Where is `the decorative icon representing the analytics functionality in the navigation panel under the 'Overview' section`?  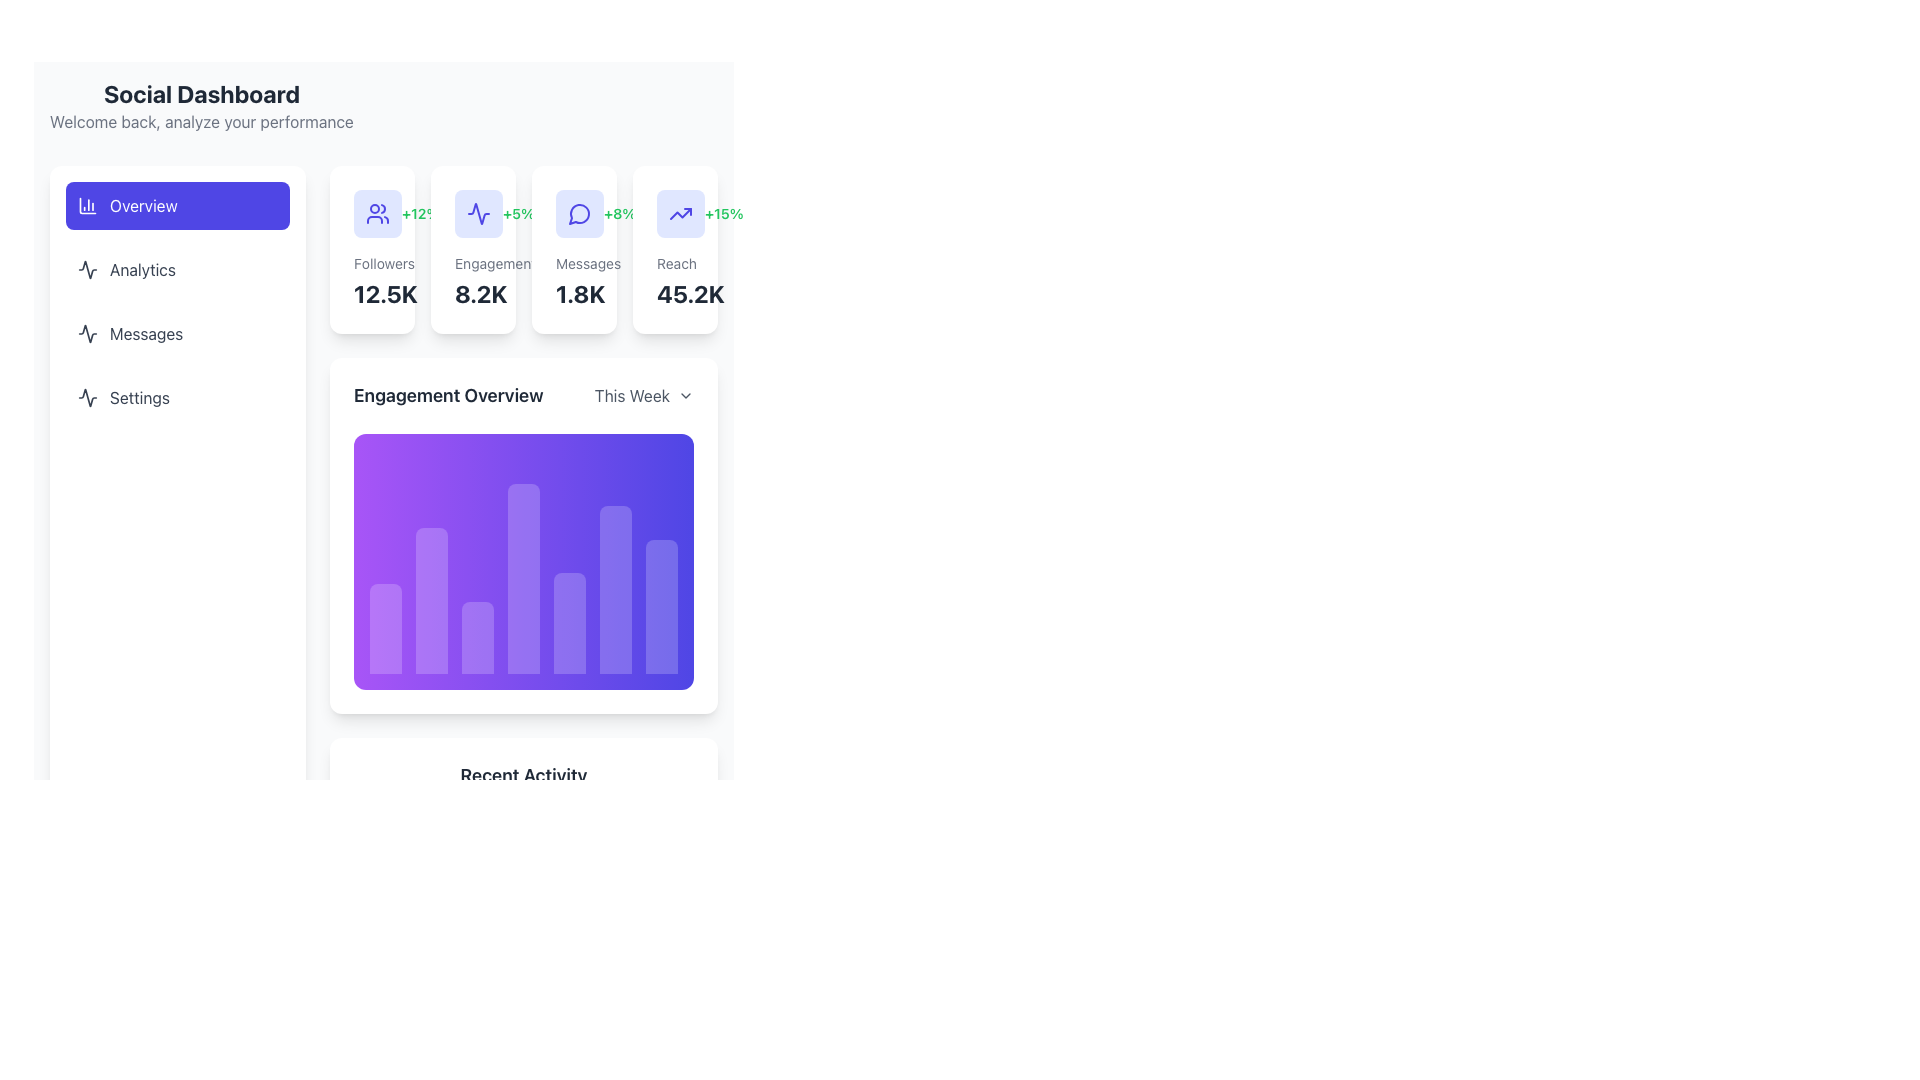 the decorative icon representing the analytics functionality in the navigation panel under the 'Overview' section is located at coordinates (86, 270).